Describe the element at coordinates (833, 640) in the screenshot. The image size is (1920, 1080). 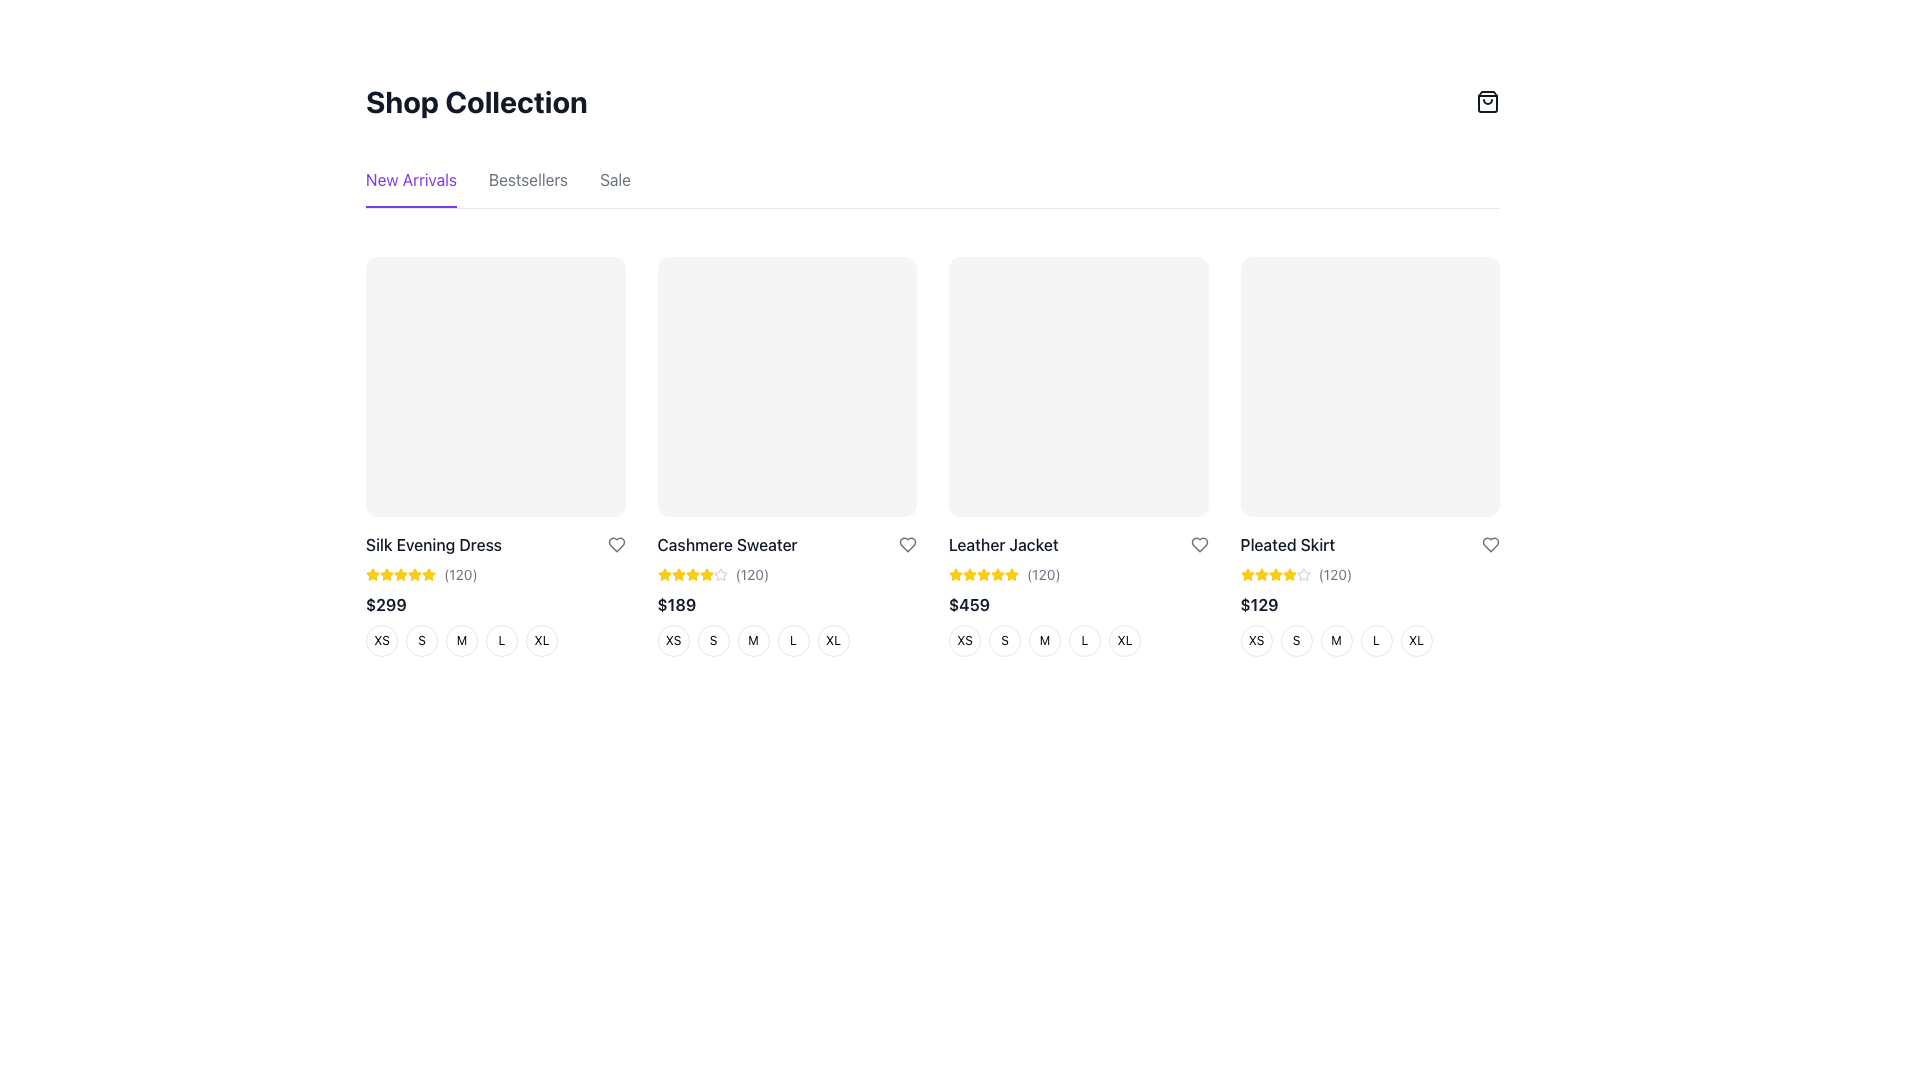
I see `the 'XL' size option button for the 'Cashmere Sweater'` at that location.